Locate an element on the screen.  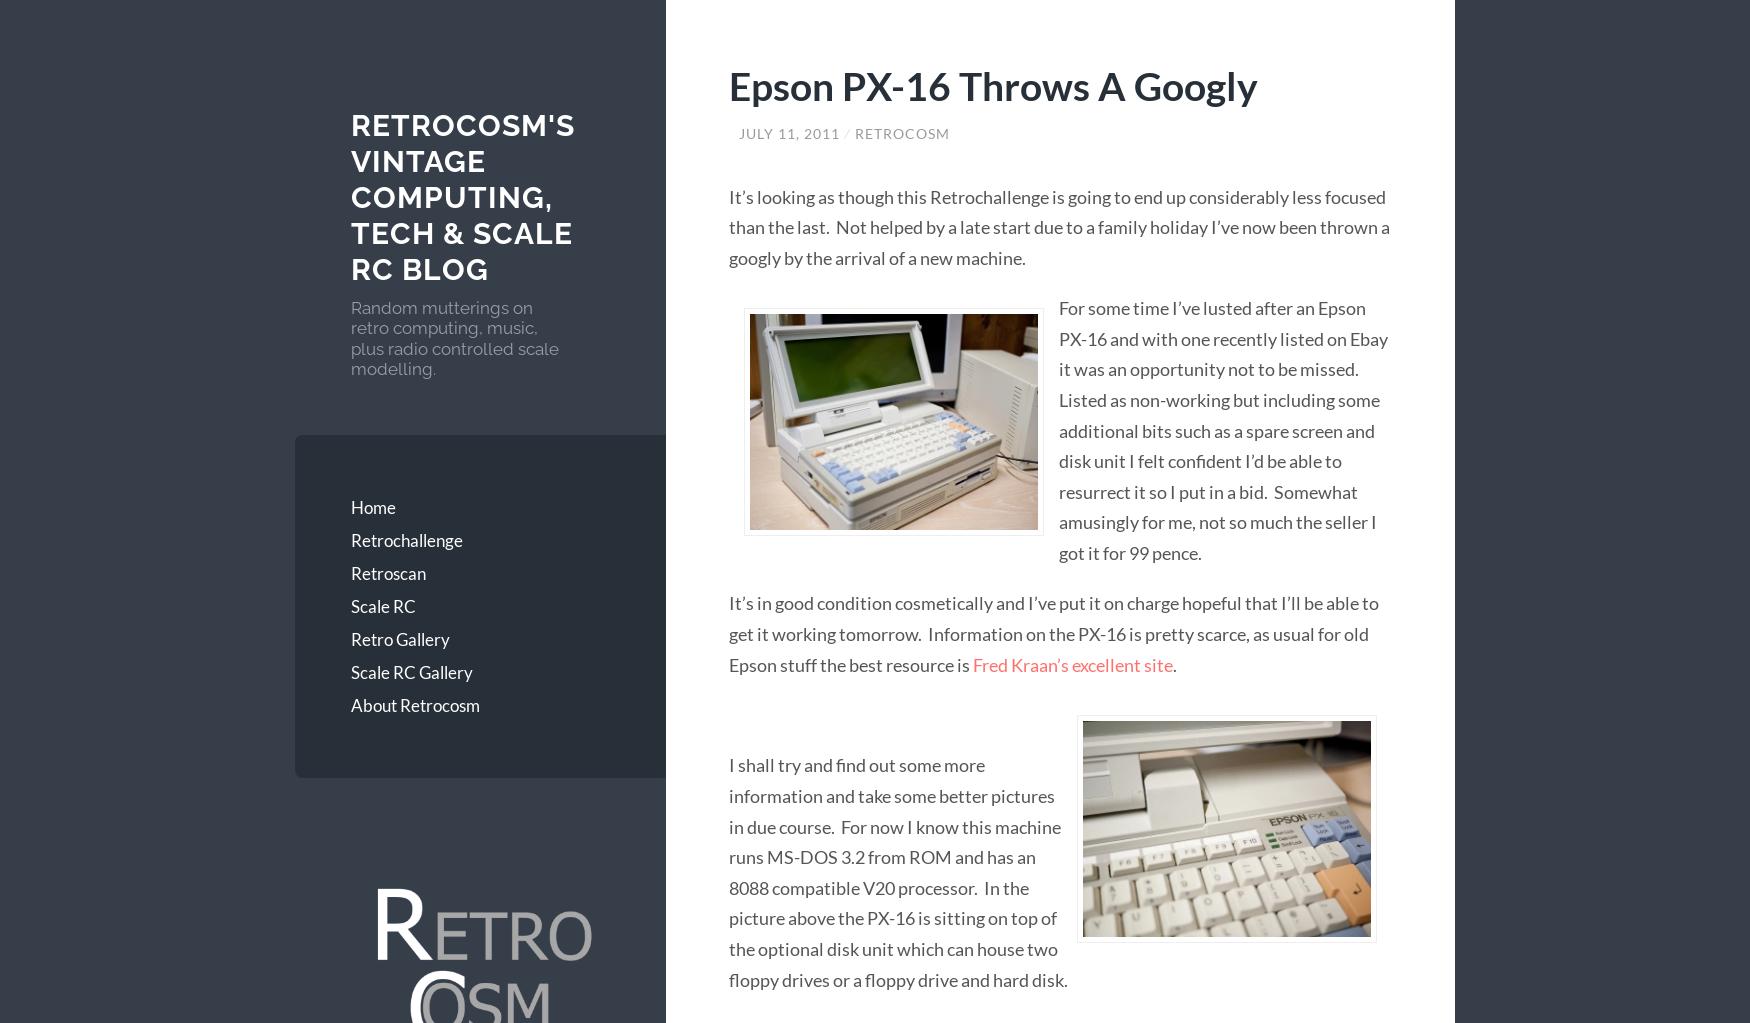
'Scale RC Gallery' is located at coordinates (410, 670).